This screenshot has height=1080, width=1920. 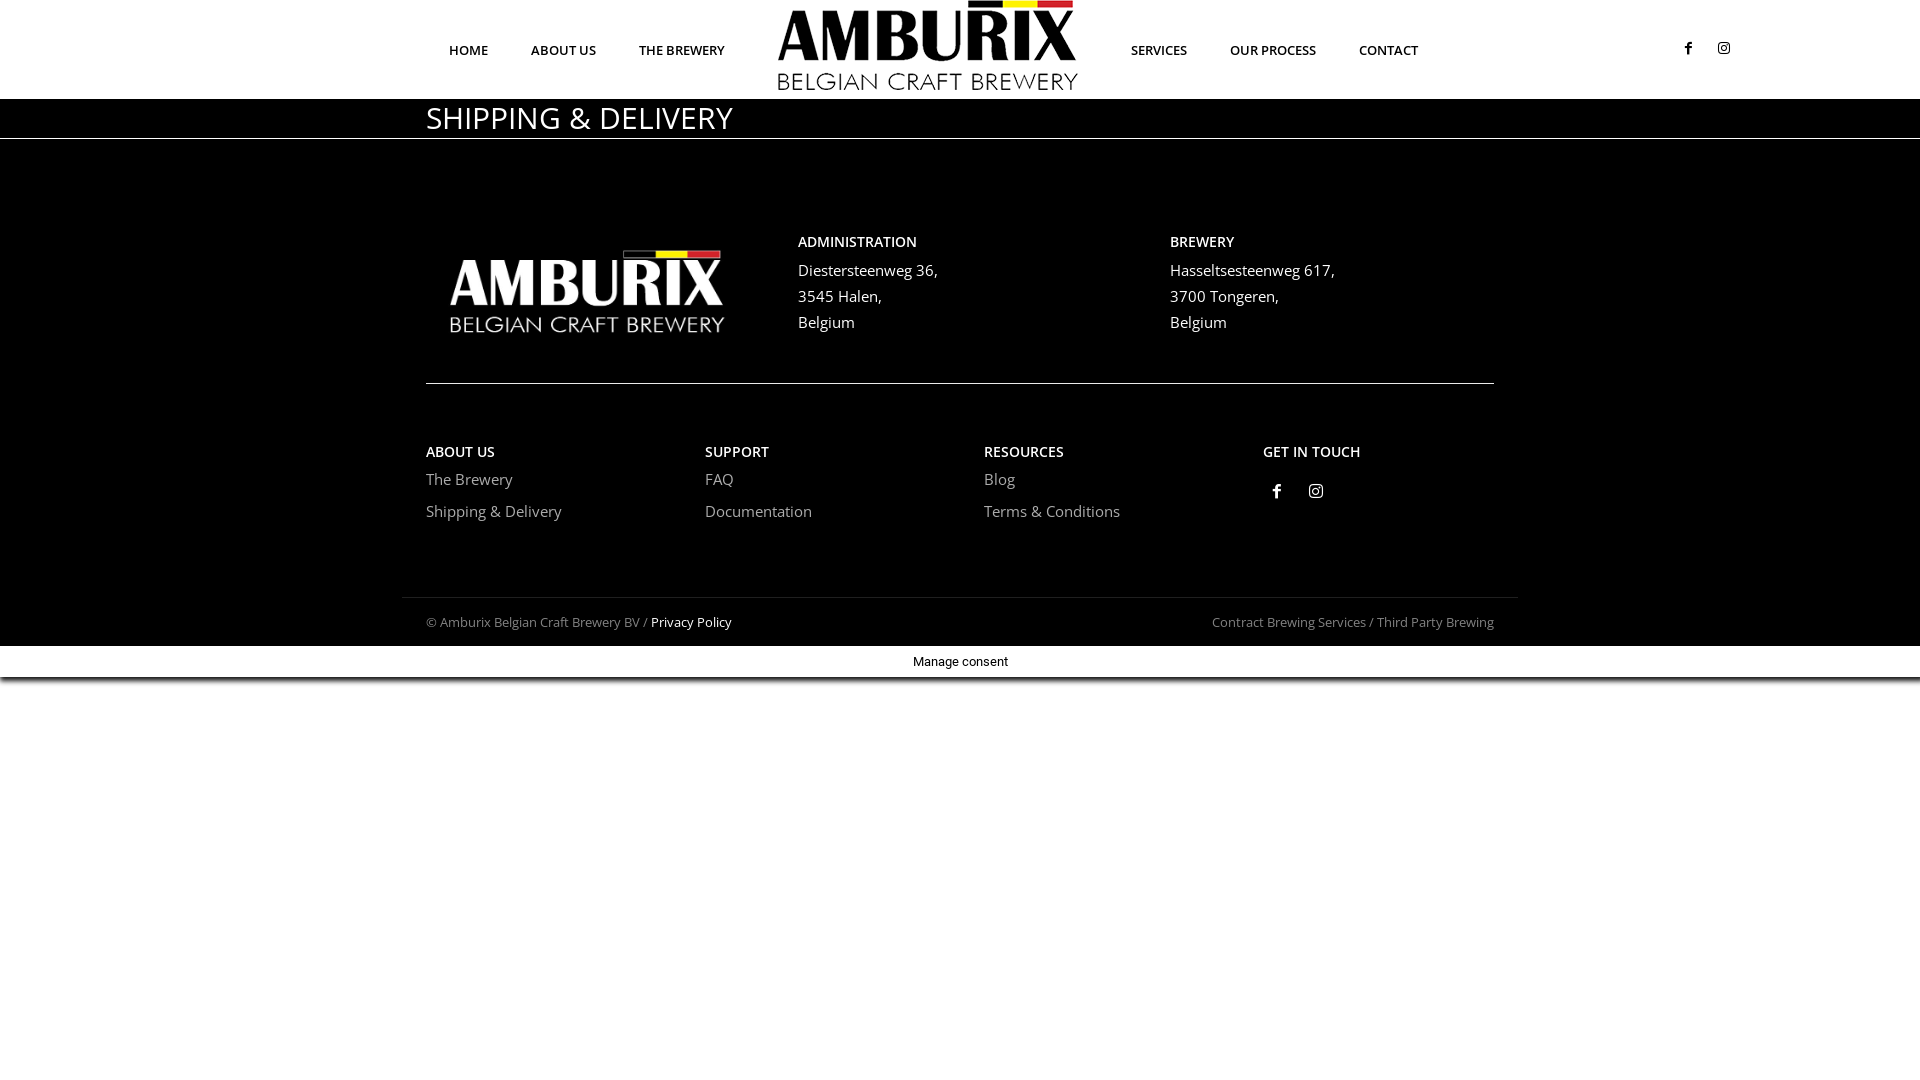 What do you see at coordinates (681, 49) in the screenshot?
I see `'THE BREWERY'` at bounding box center [681, 49].